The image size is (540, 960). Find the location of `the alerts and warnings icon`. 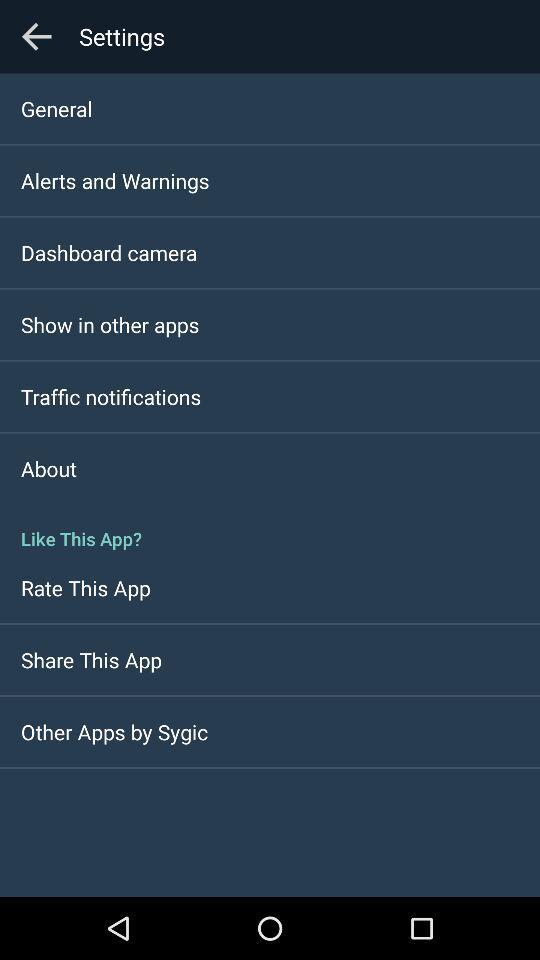

the alerts and warnings icon is located at coordinates (115, 179).